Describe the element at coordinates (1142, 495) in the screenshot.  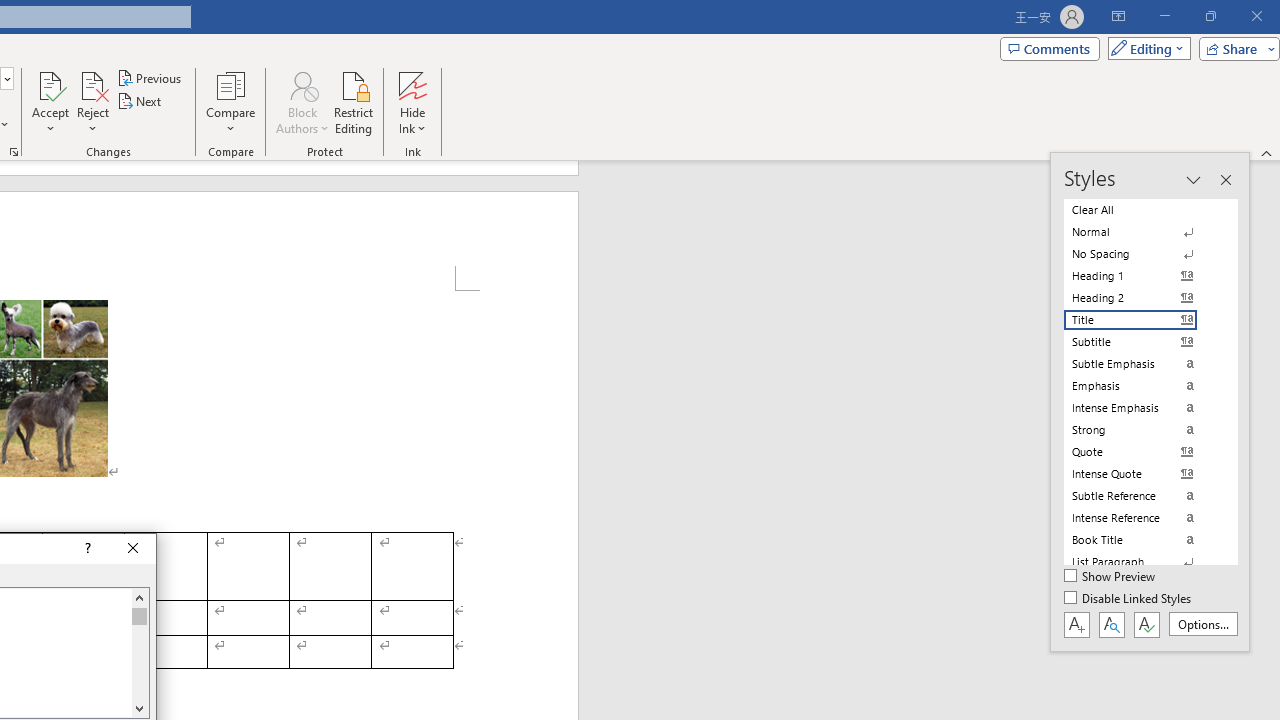
I see `'Subtle Reference'` at that location.